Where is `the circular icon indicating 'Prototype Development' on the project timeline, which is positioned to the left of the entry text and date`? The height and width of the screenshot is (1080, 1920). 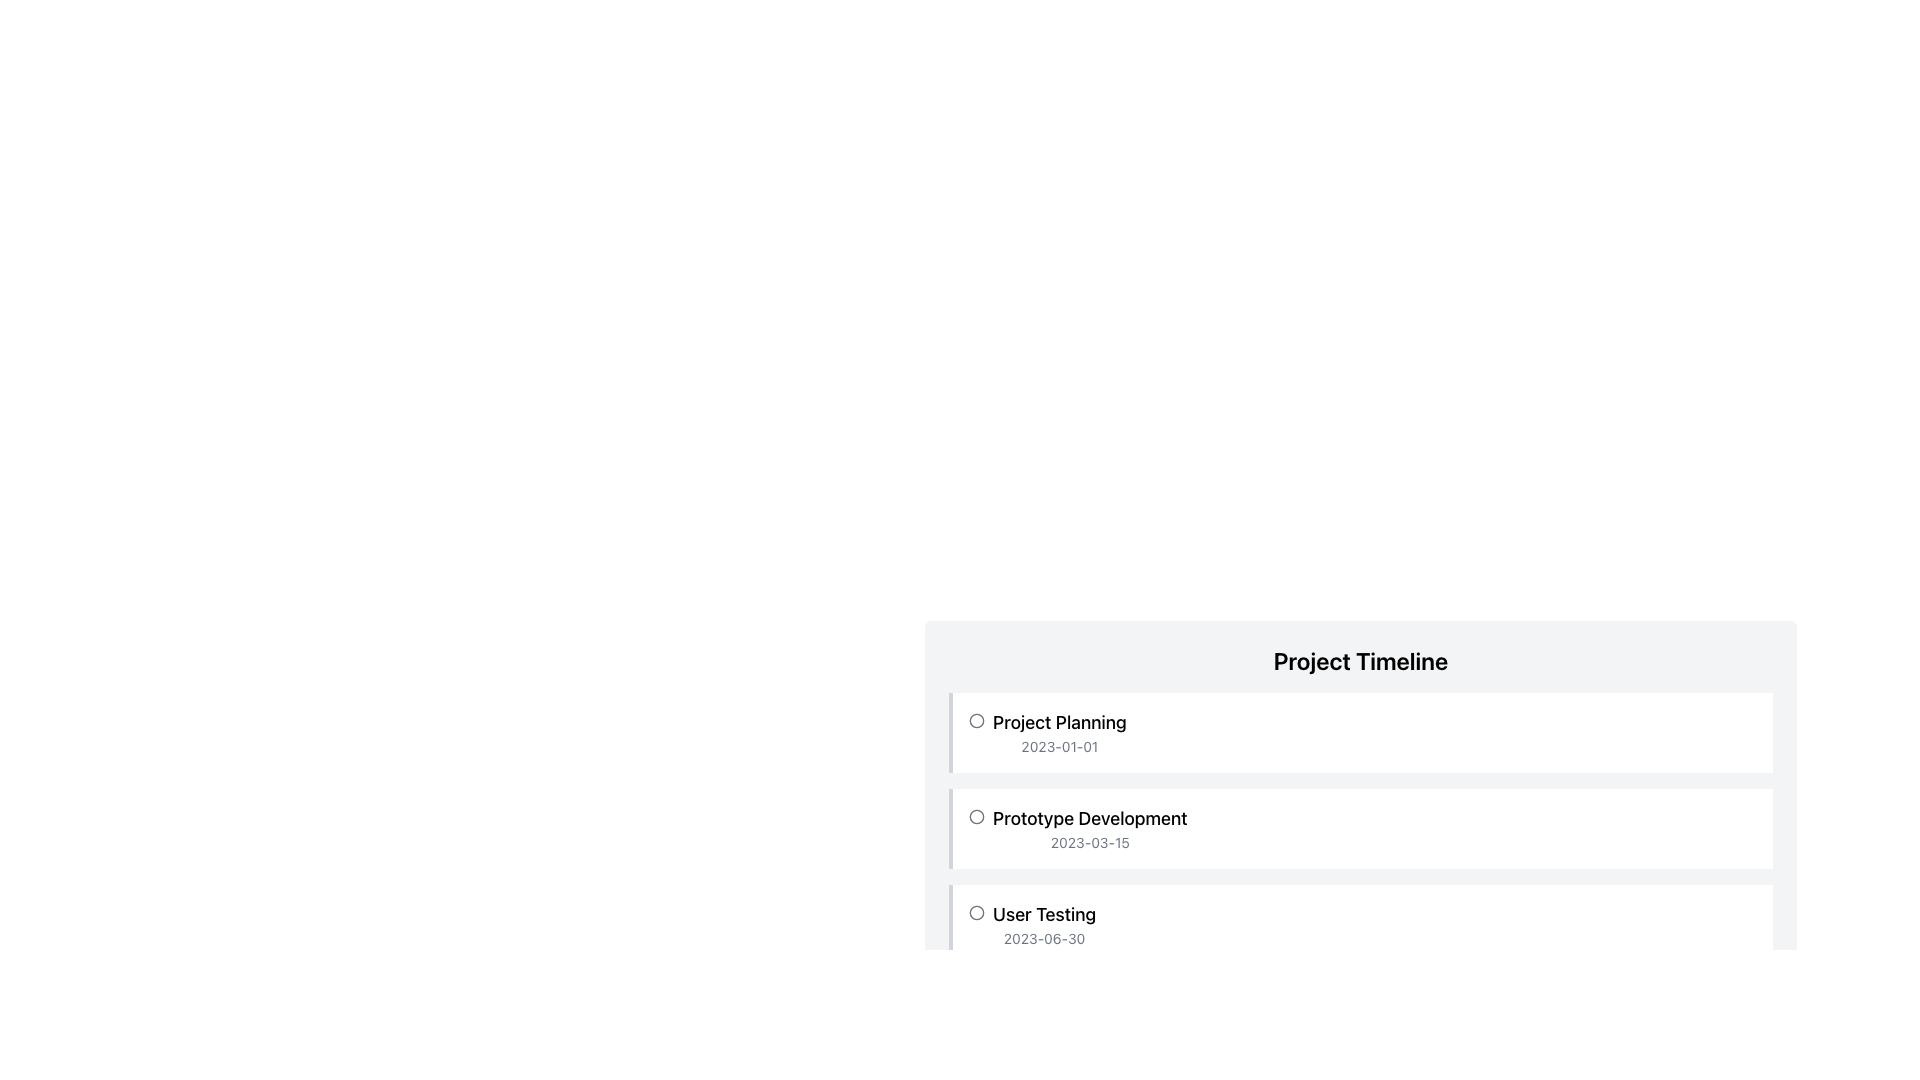 the circular icon indicating 'Prototype Development' on the project timeline, which is positioned to the left of the entry text and date is located at coordinates (977, 829).